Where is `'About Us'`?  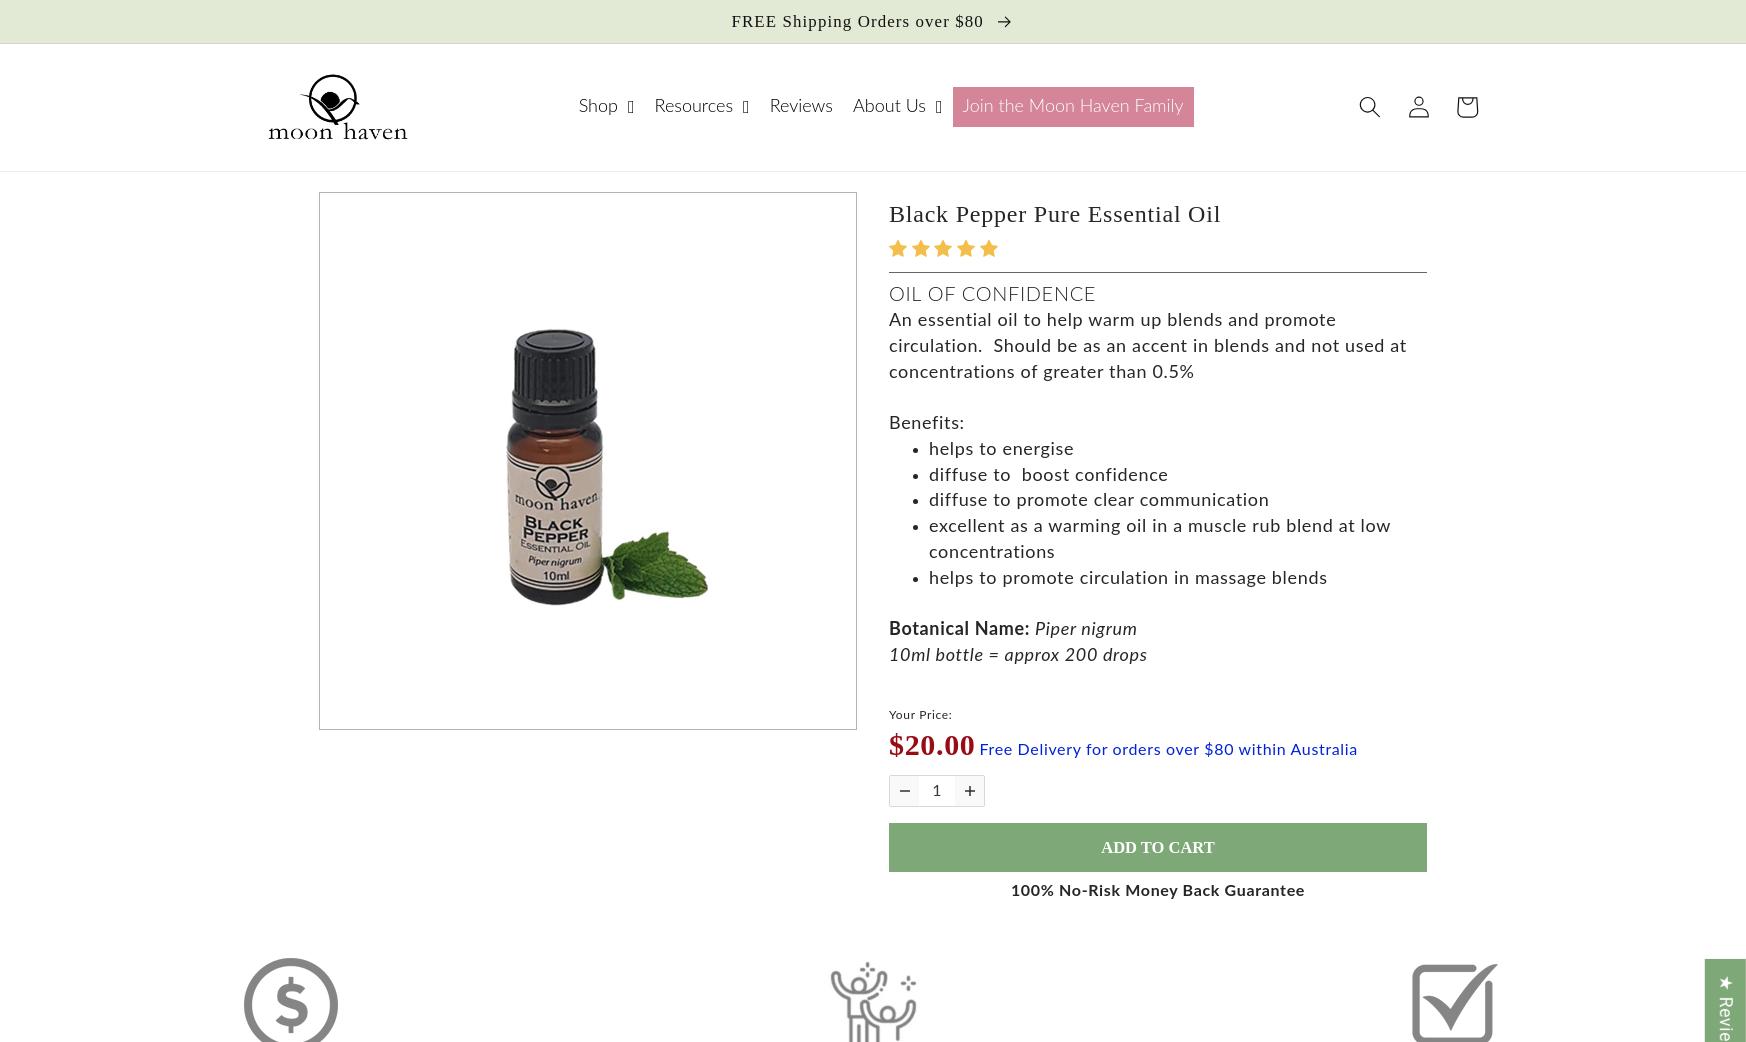
'About Us' is located at coordinates (888, 107).